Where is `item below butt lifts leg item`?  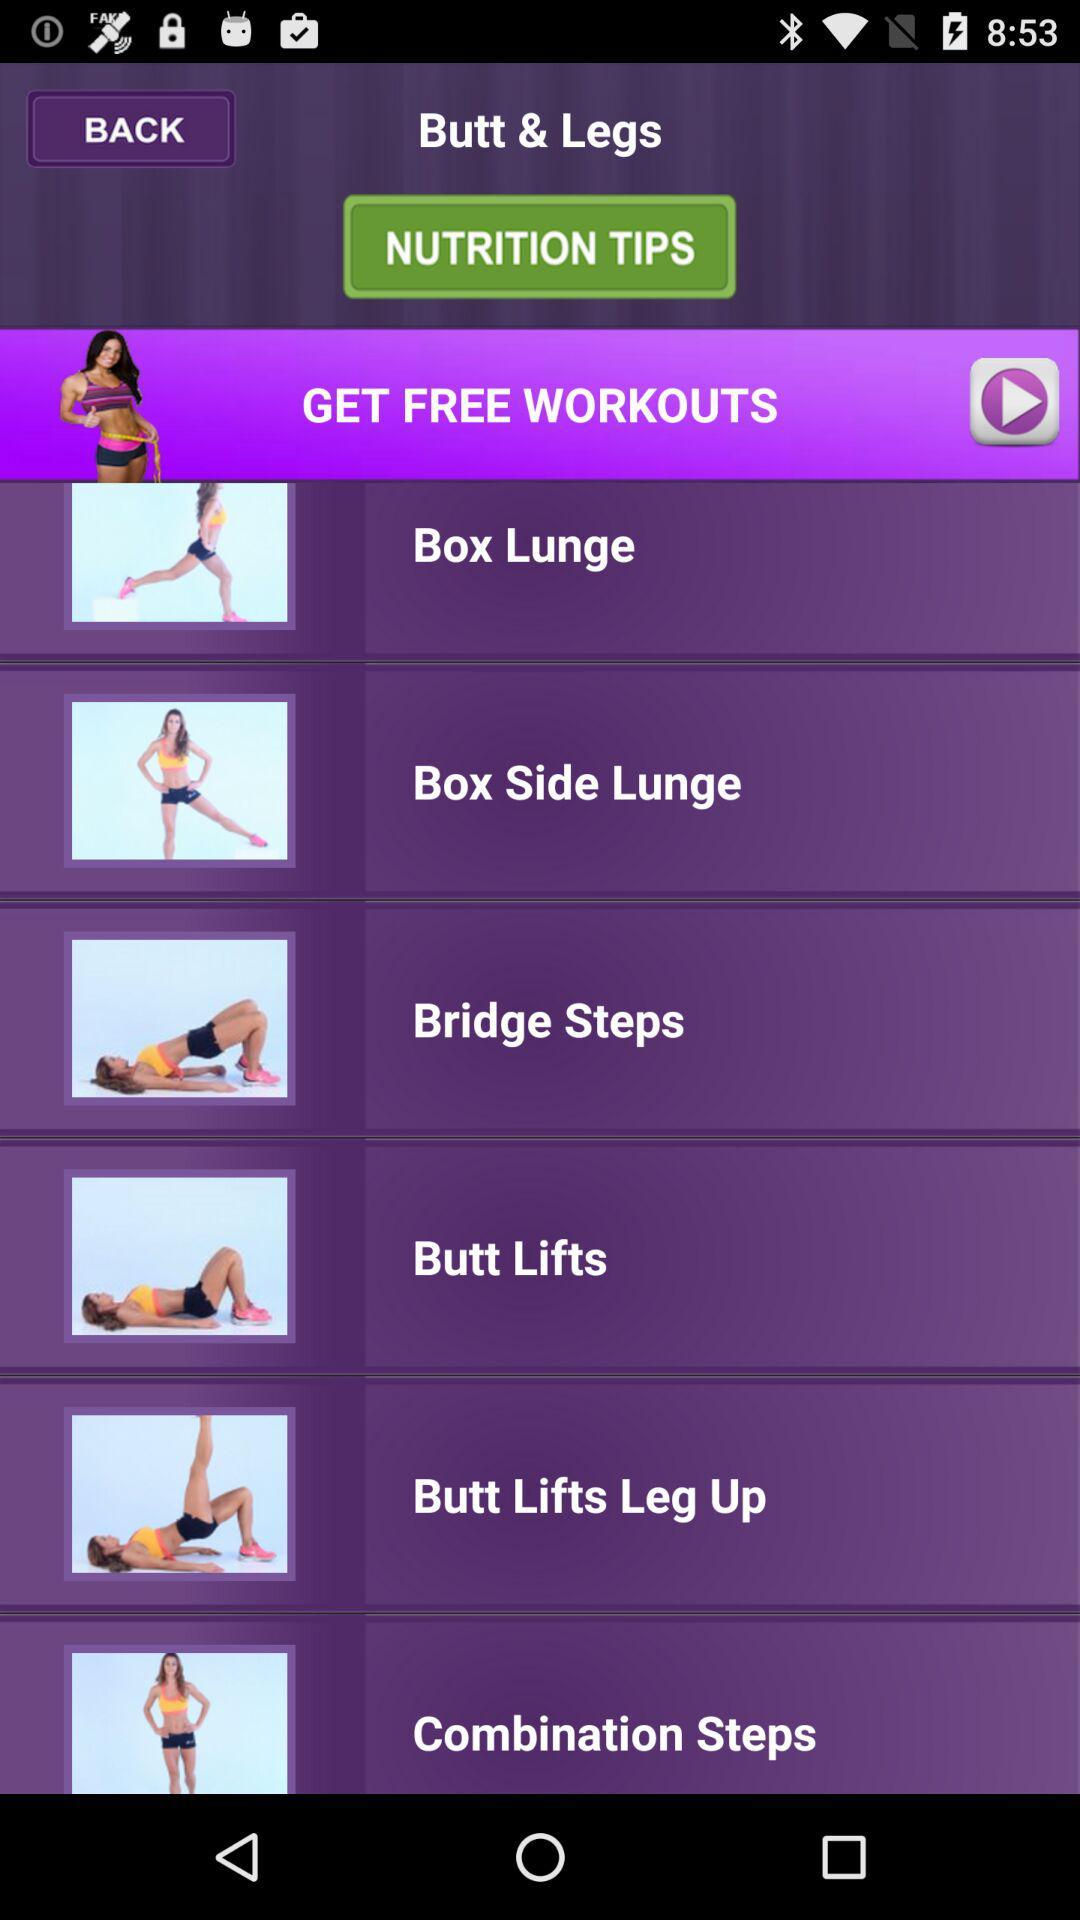 item below butt lifts leg item is located at coordinates (613, 1731).